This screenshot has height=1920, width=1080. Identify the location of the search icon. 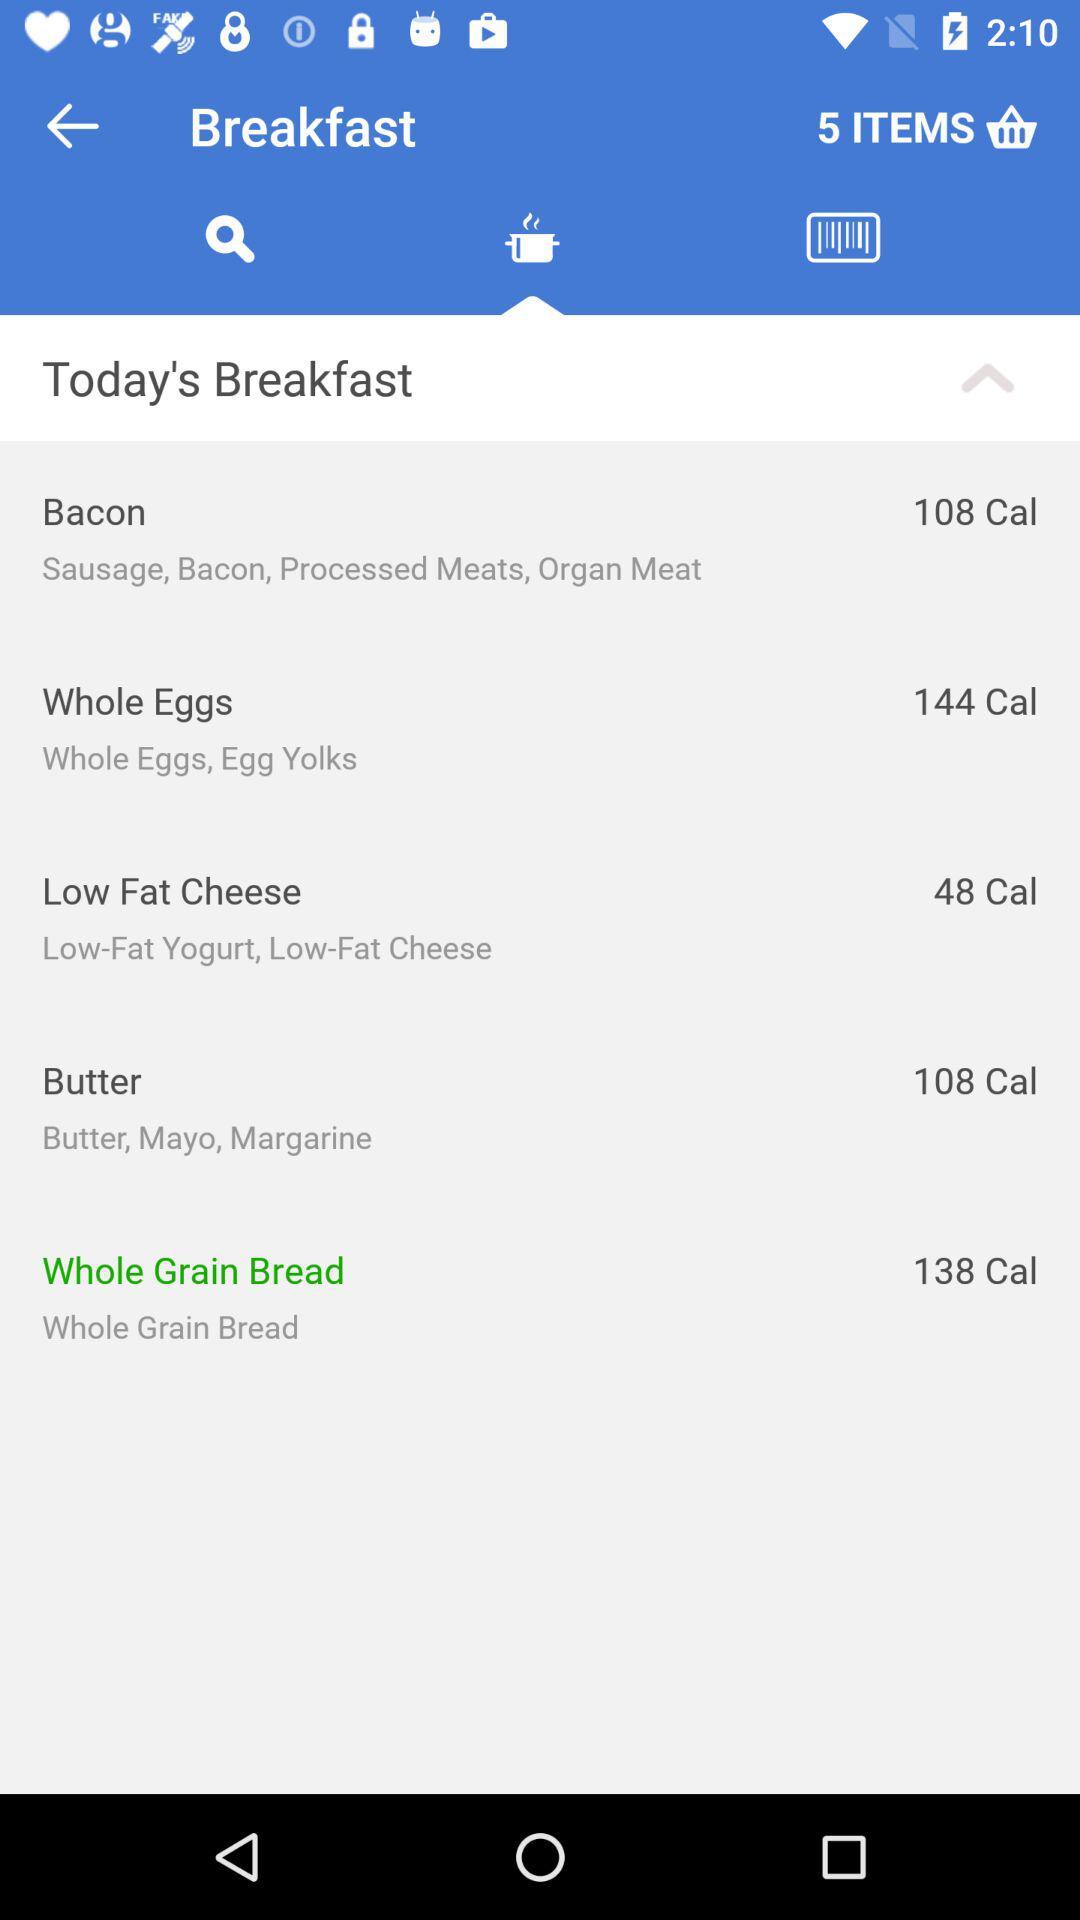
(228, 261).